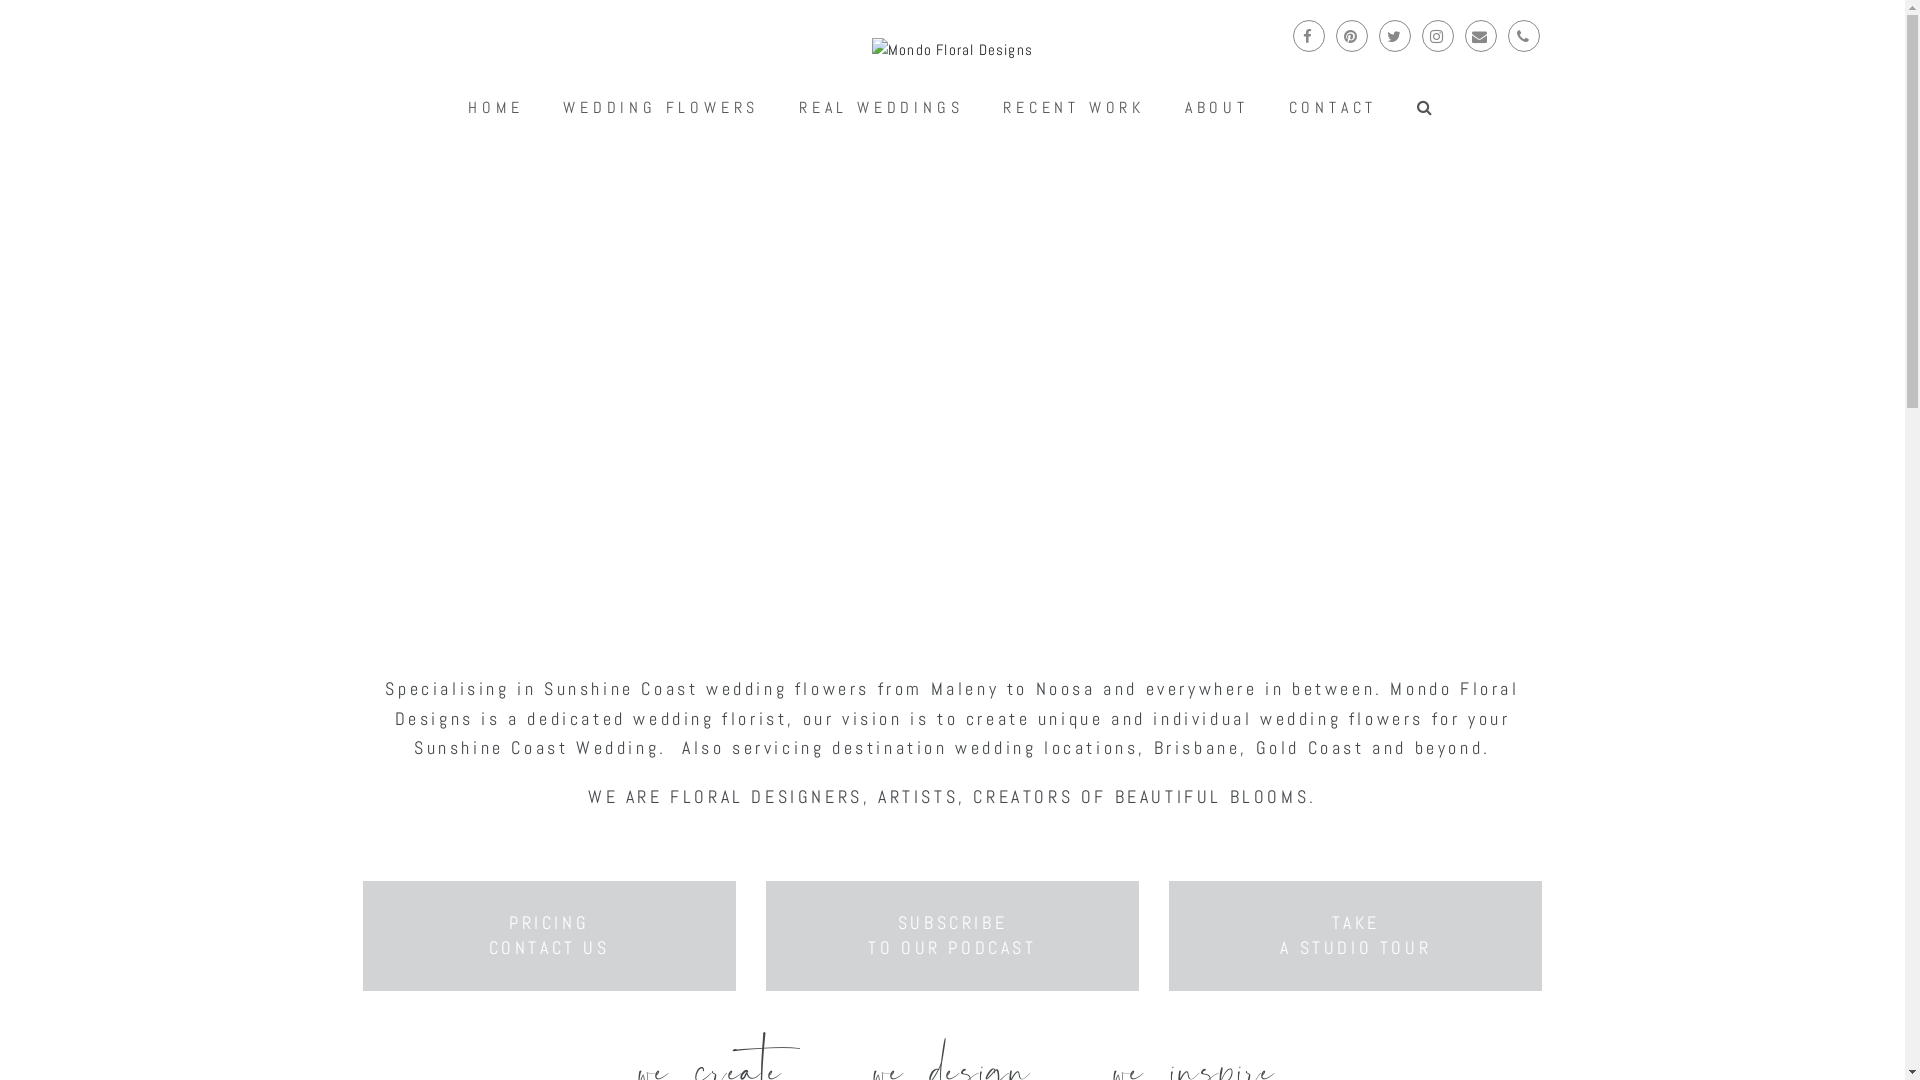 This screenshot has height=1080, width=1920. Describe the element at coordinates (1072, 108) in the screenshot. I see `'RECENT WORK'` at that location.